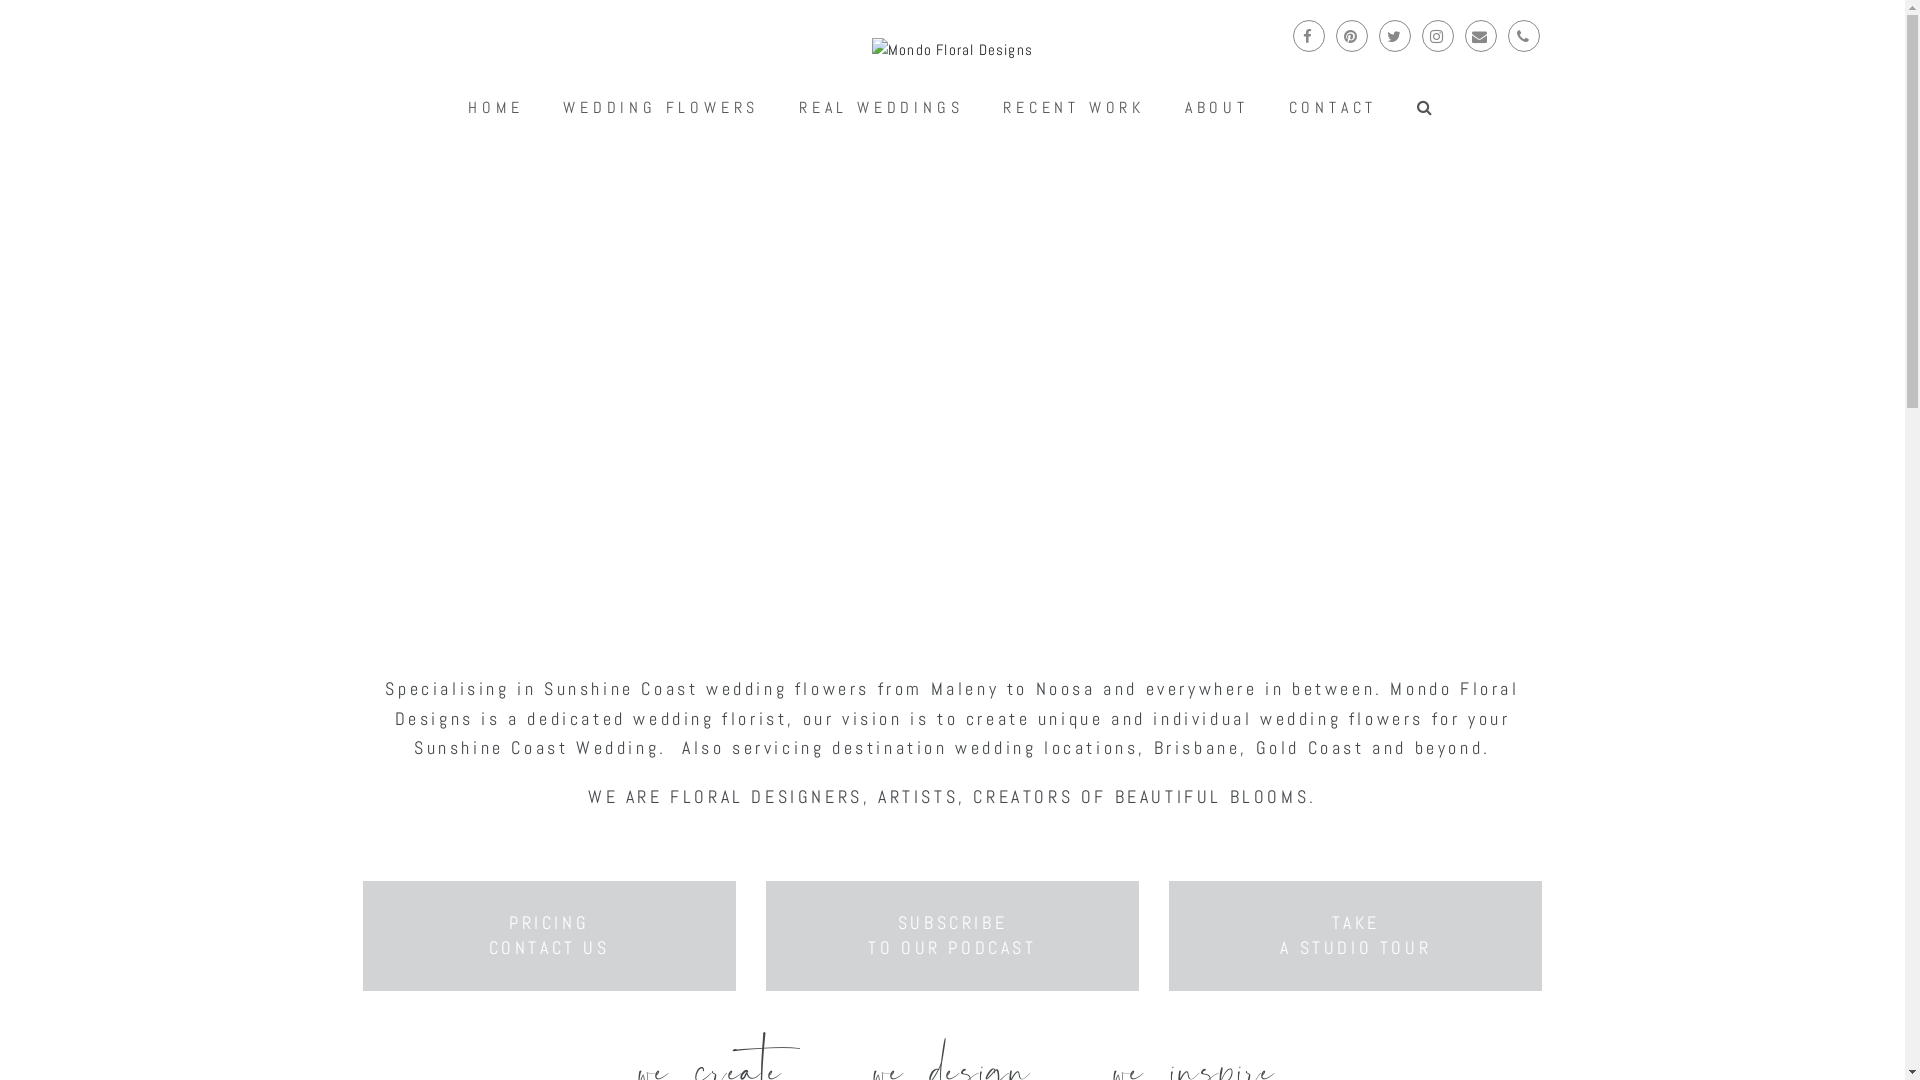 This screenshot has height=1080, width=1920. Describe the element at coordinates (1072, 108) in the screenshot. I see `'RECENT WORK'` at that location.